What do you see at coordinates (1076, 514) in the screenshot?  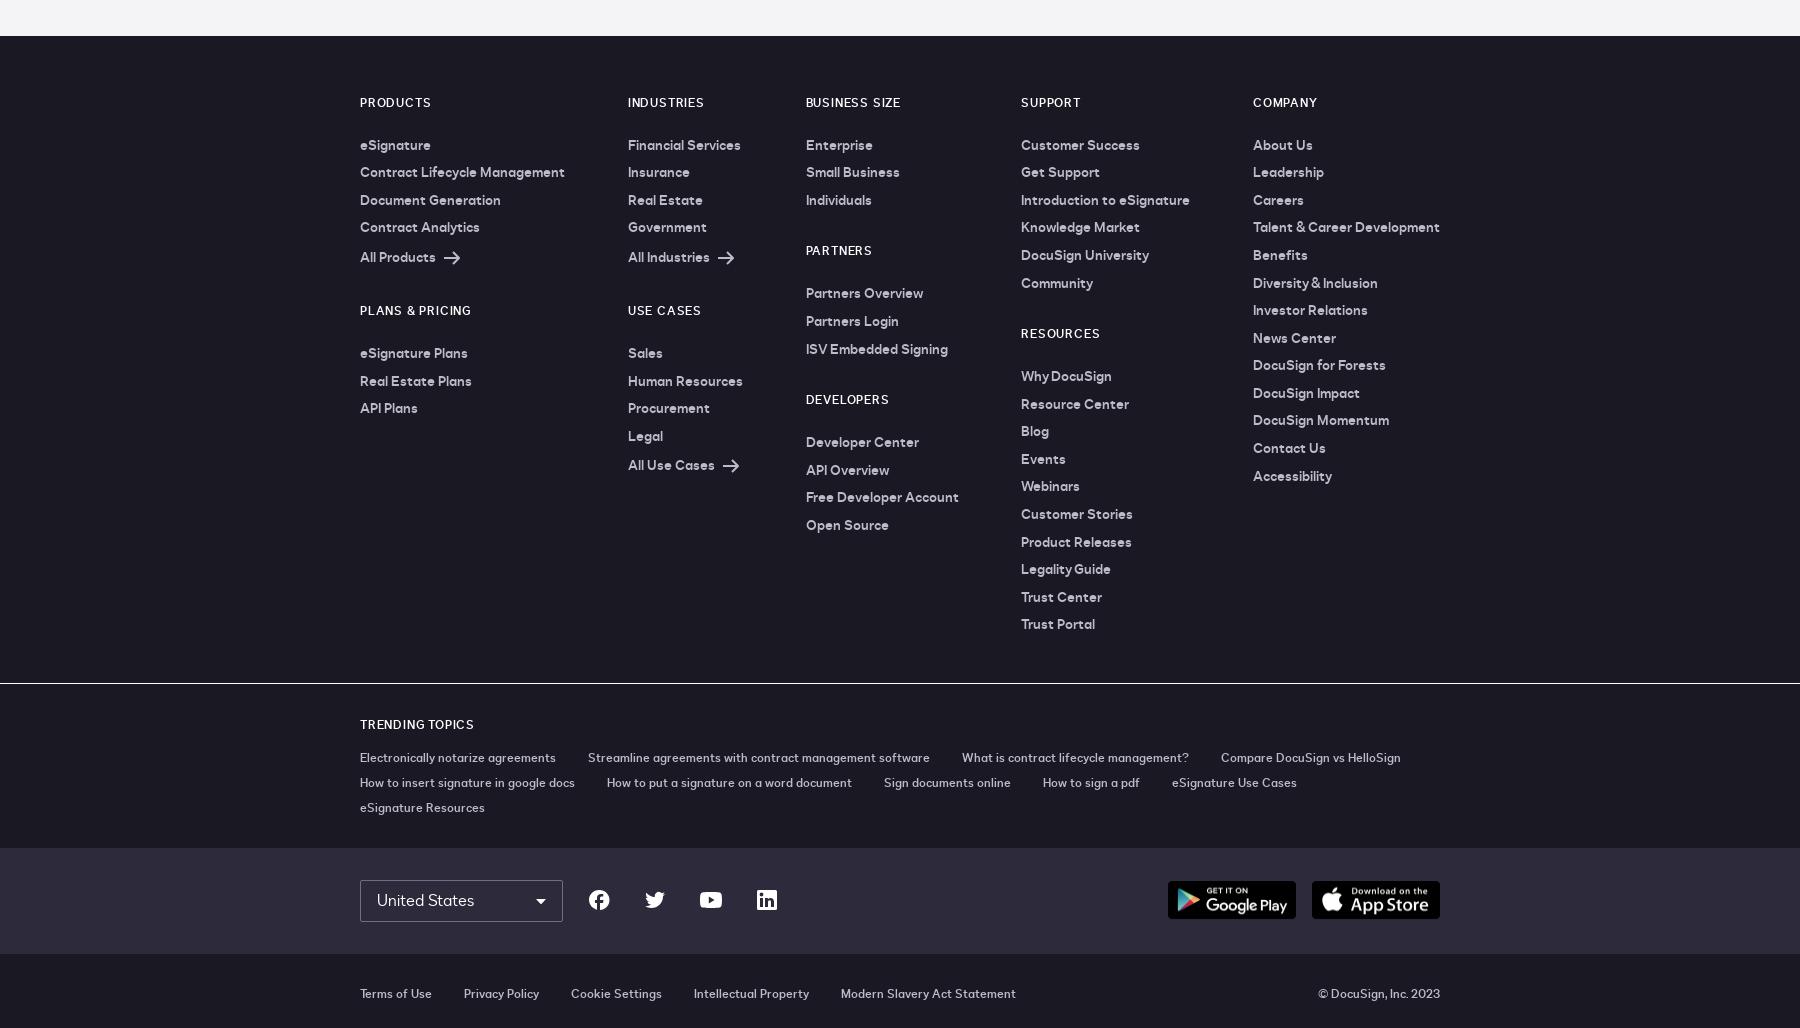 I see `'Customer Stories'` at bounding box center [1076, 514].